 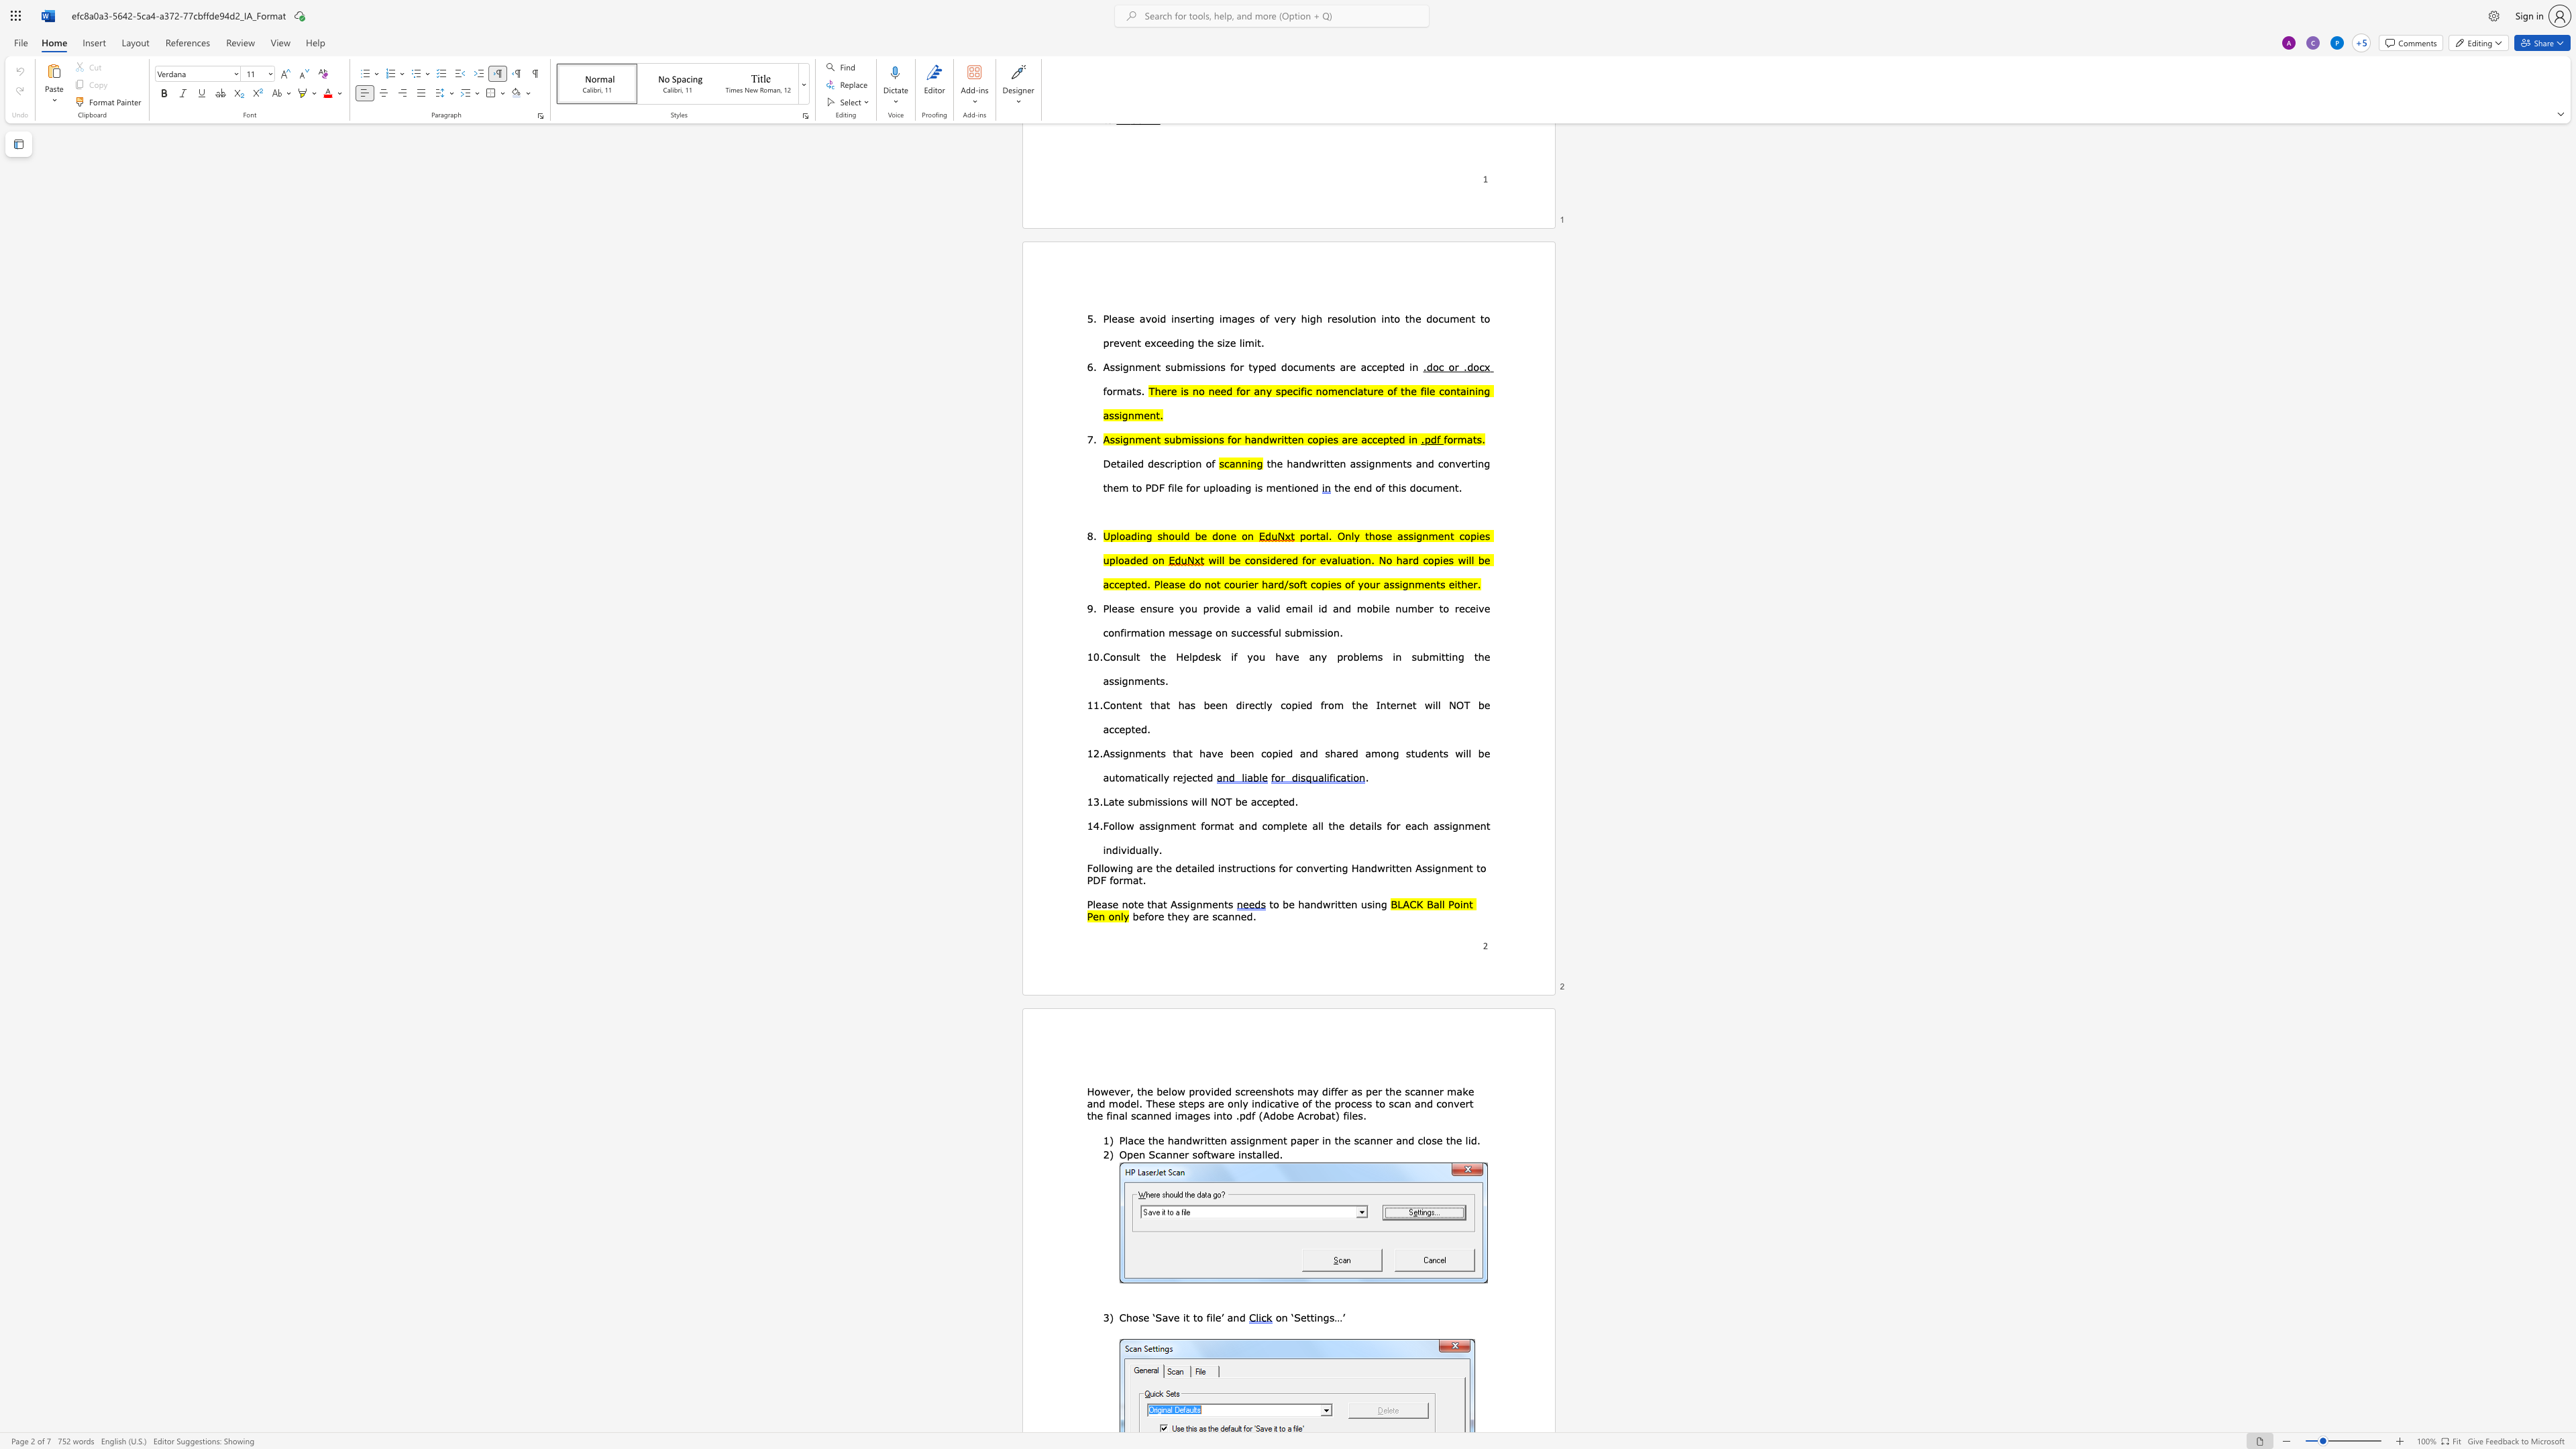 What do you see at coordinates (1436, 1089) in the screenshot?
I see `the 11th character "e" in the text` at bounding box center [1436, 1089].